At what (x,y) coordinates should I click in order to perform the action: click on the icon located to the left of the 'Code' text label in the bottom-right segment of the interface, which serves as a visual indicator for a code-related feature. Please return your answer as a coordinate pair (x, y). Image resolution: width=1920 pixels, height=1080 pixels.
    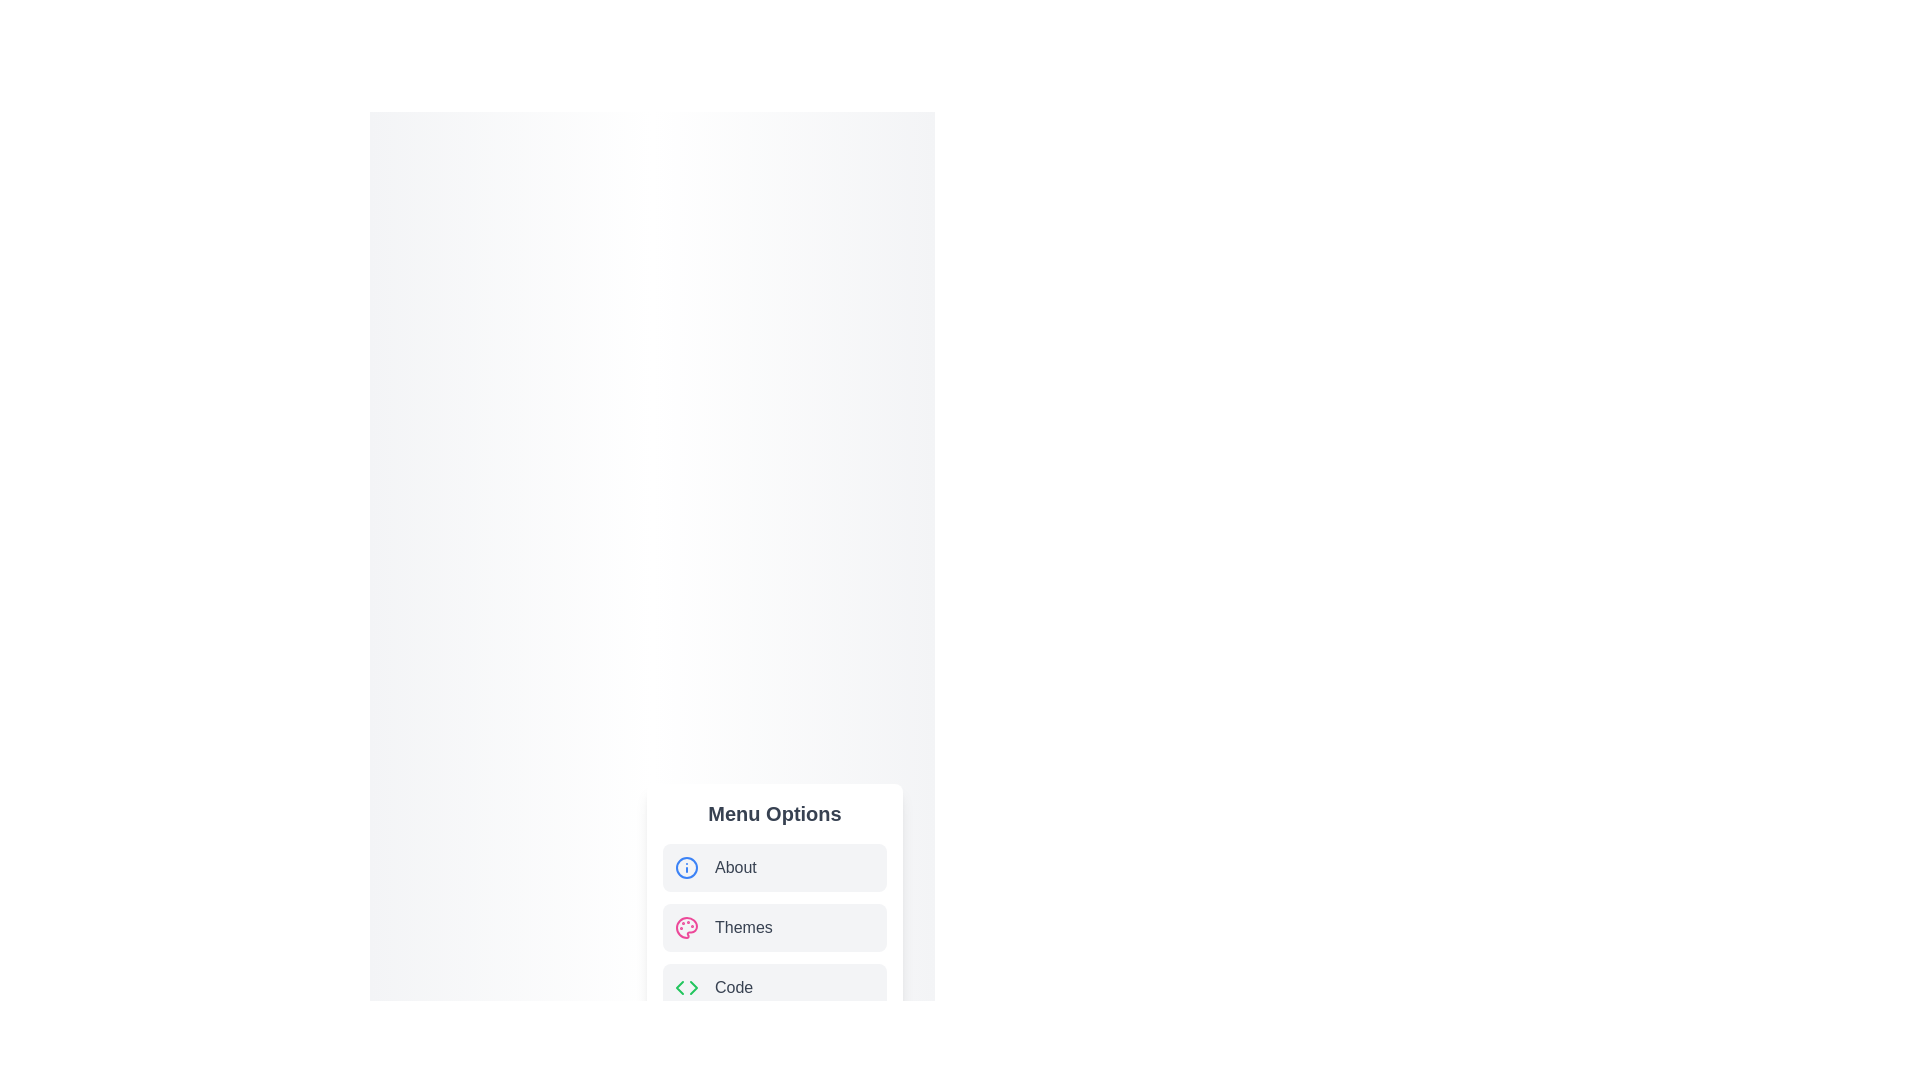
    Looking at the image, I should click on (686, 986).